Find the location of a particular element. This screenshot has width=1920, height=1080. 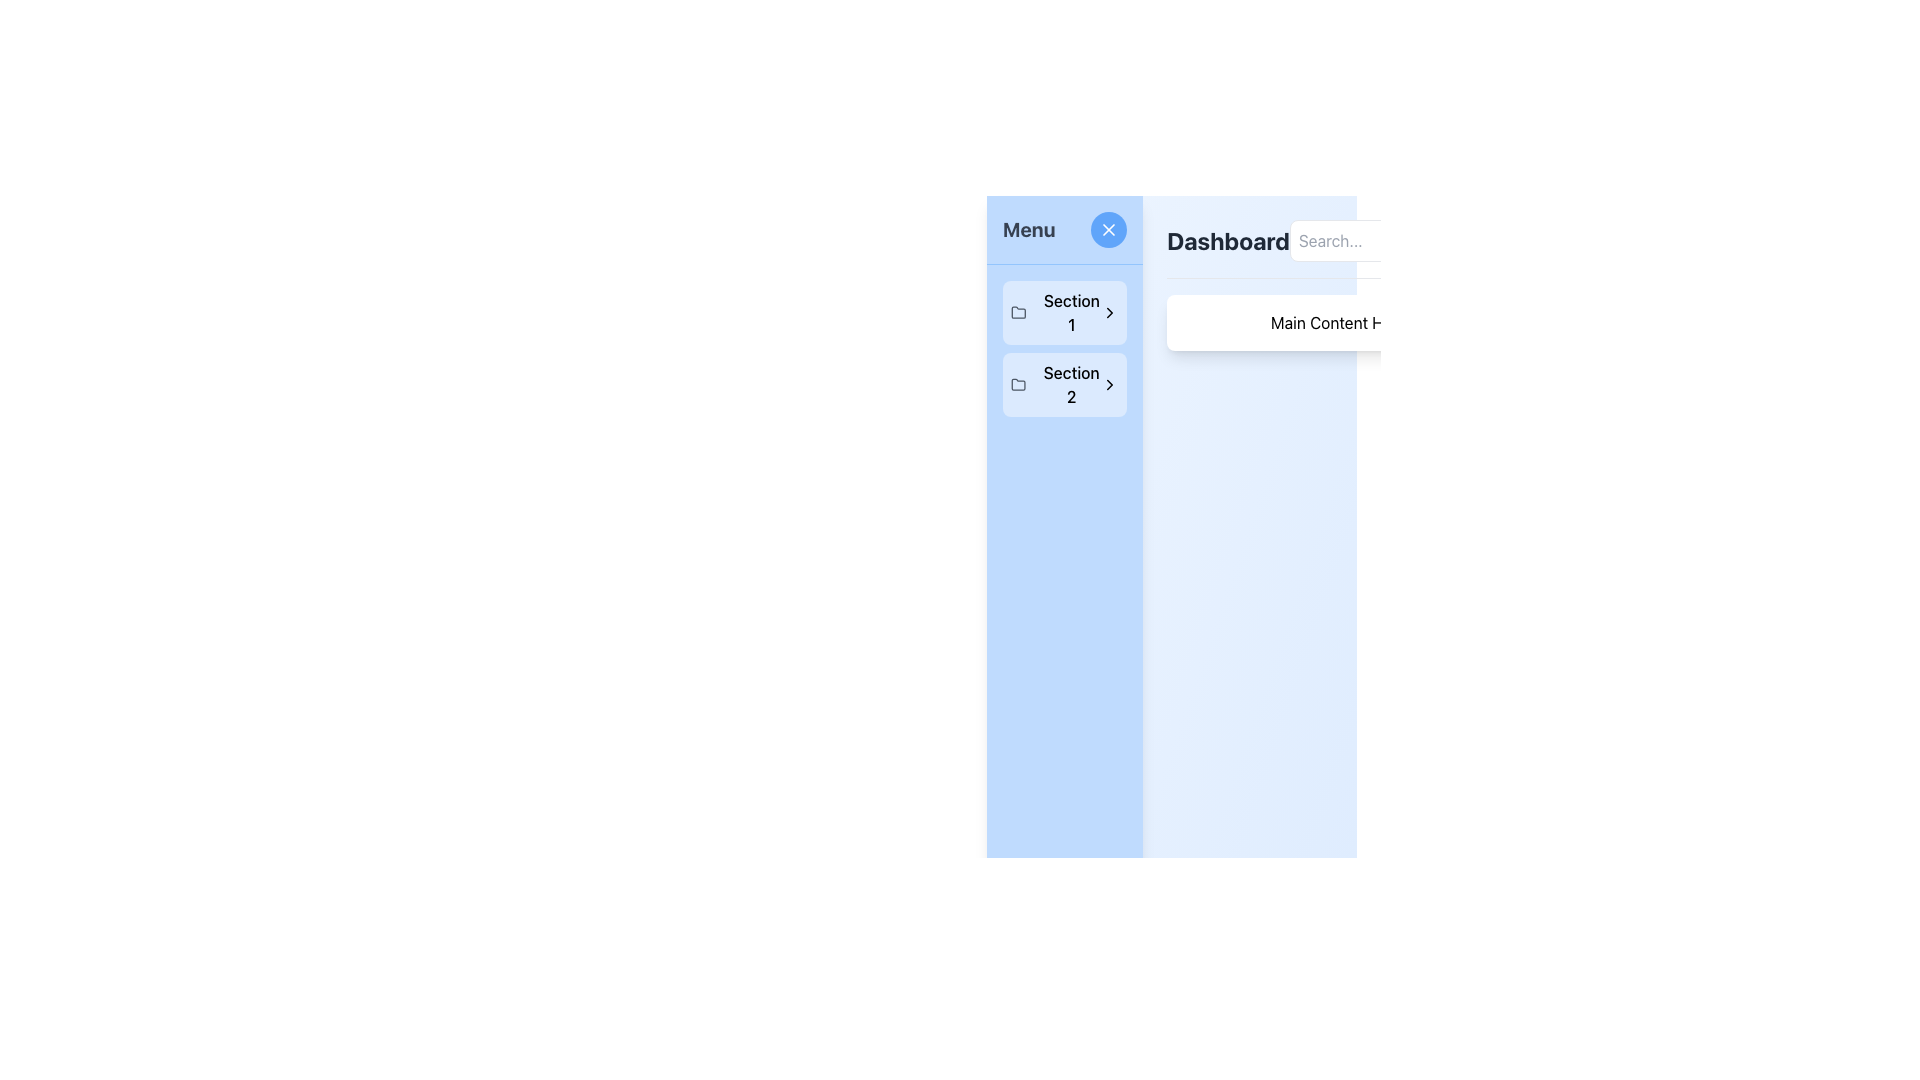

the static text element labeled 'Section 1' in the left sidebar menu, which serves as a label for a menu item is located at coordinates (1070, 312).